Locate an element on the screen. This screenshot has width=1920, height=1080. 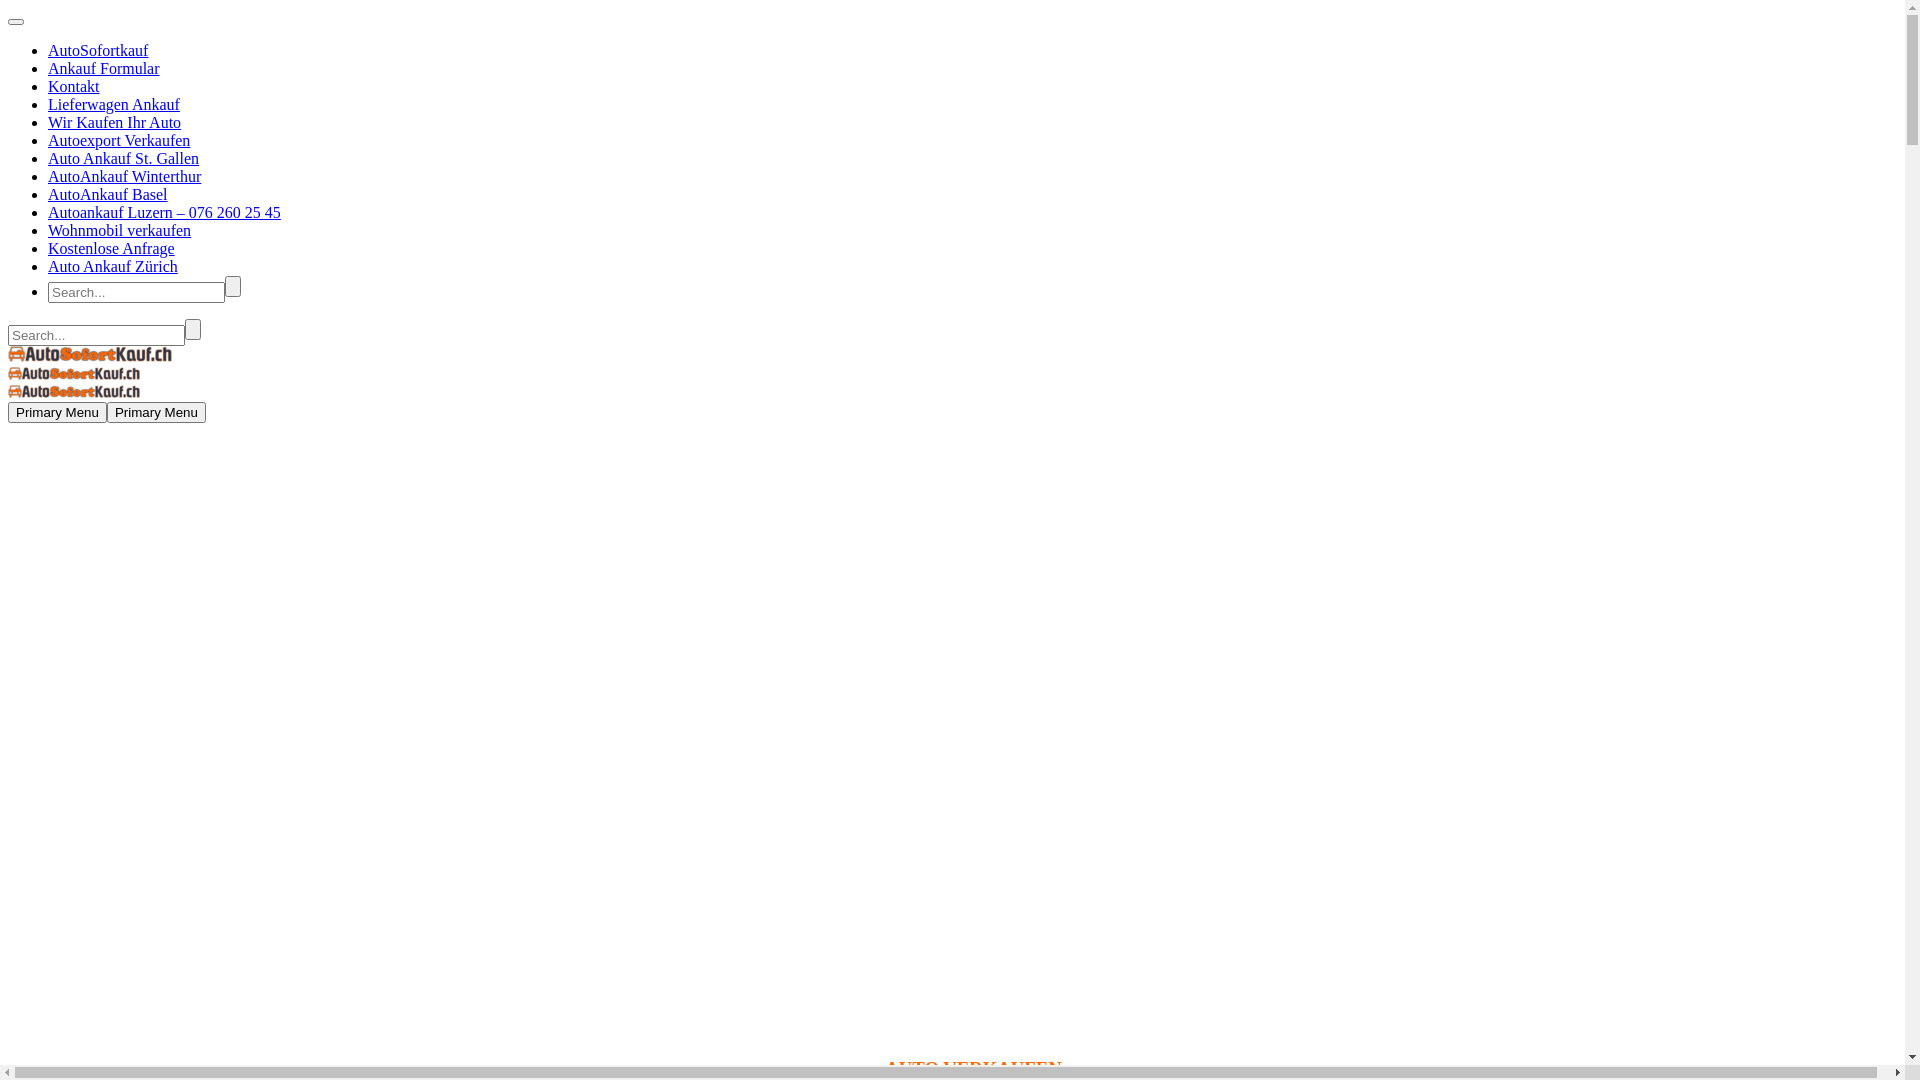
'Auto Ankauf St. Gallen' is located at coordinates (48, 157).